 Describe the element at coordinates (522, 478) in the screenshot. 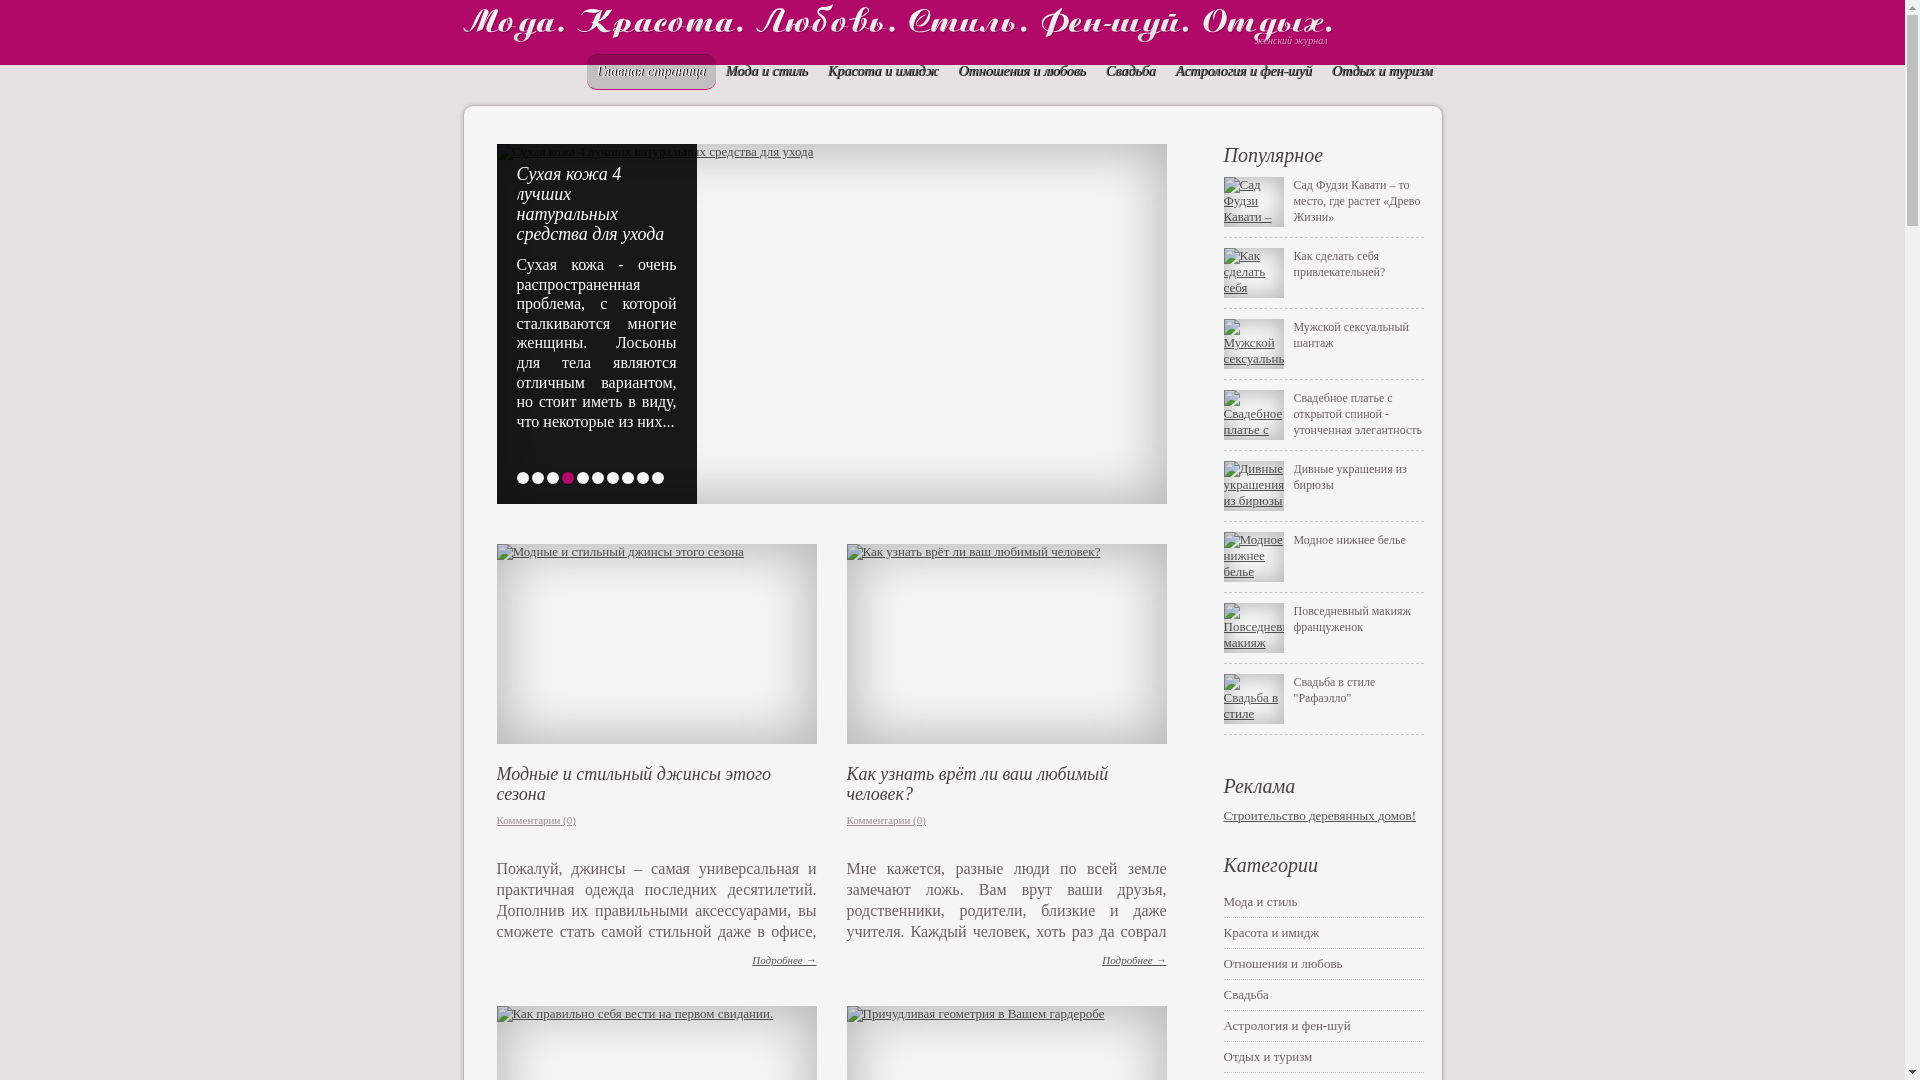

I see `'1'` at that location.